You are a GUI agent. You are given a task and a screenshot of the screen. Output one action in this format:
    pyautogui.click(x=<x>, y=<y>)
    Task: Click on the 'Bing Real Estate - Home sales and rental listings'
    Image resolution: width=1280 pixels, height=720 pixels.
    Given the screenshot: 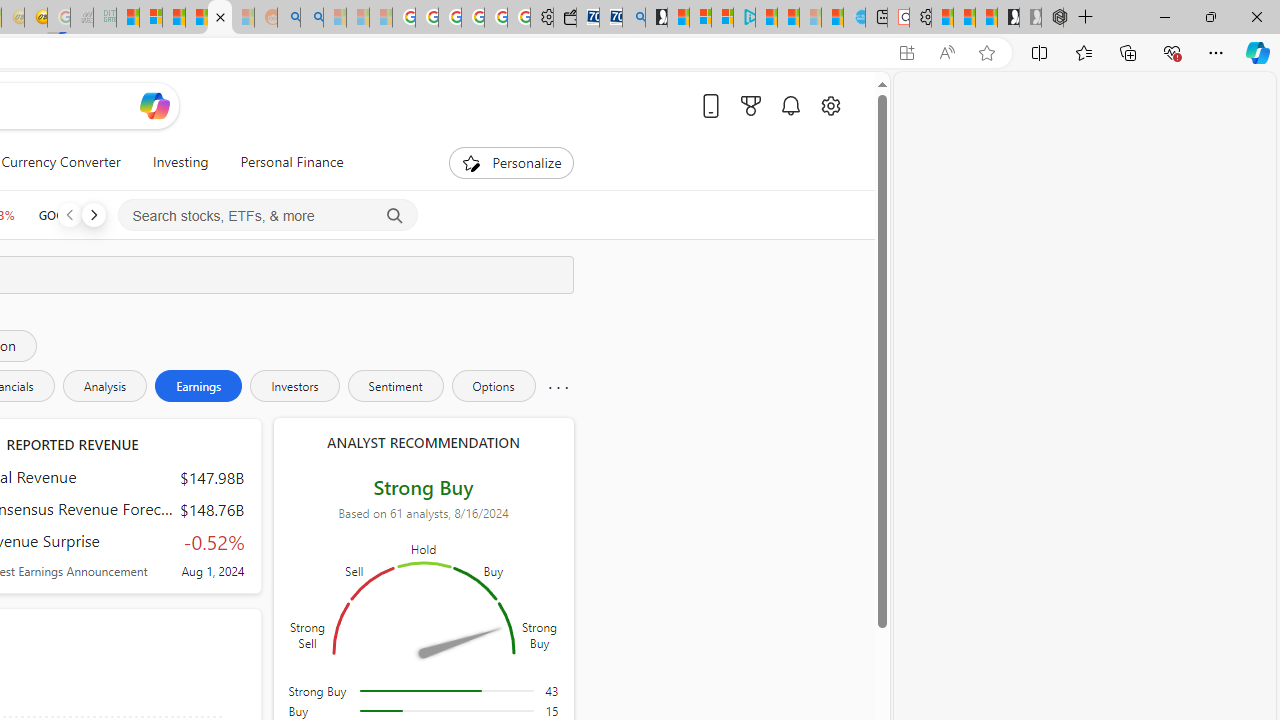 What is the action you would take?
    pyautogui.click(x=633, y=17)
    